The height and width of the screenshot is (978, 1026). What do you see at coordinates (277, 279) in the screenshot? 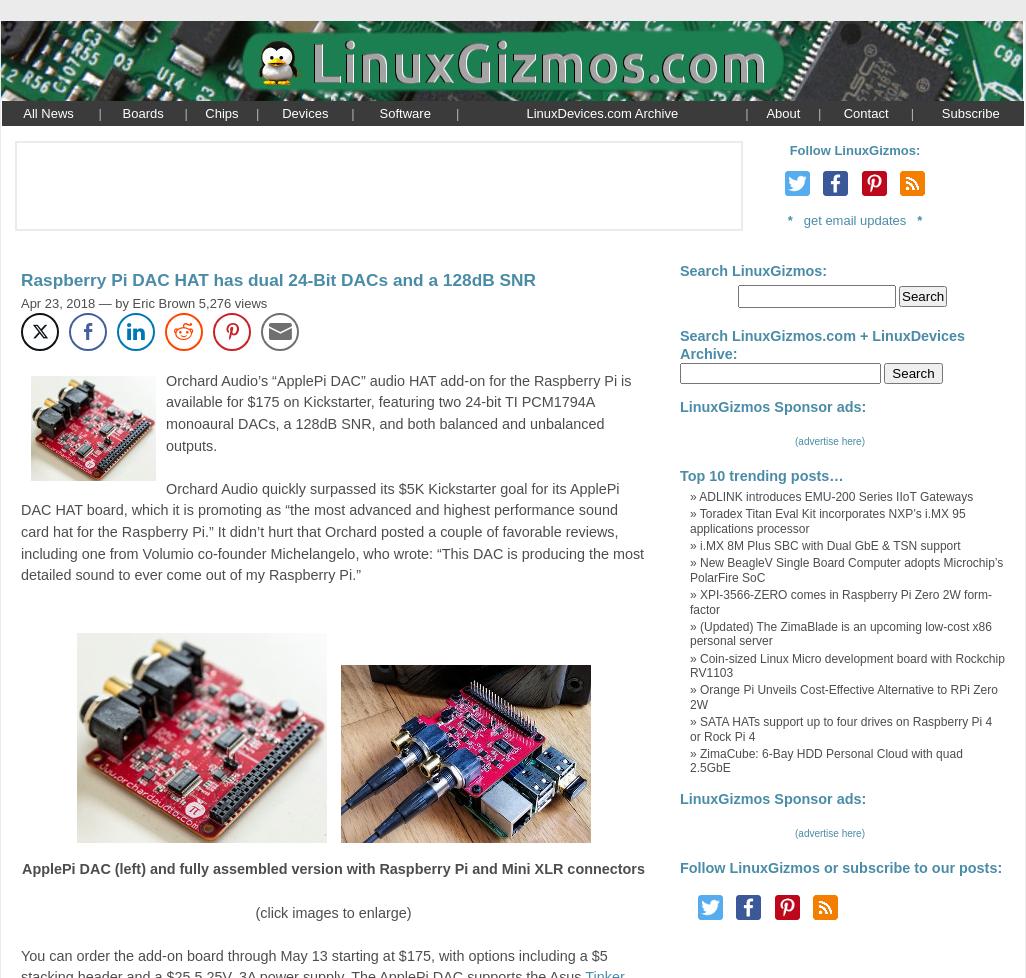
I see `'Raspberry Pi DAC HAT has dual 24-Bit DACs and a 128dB SNR'` at bounding box center [277, 279].